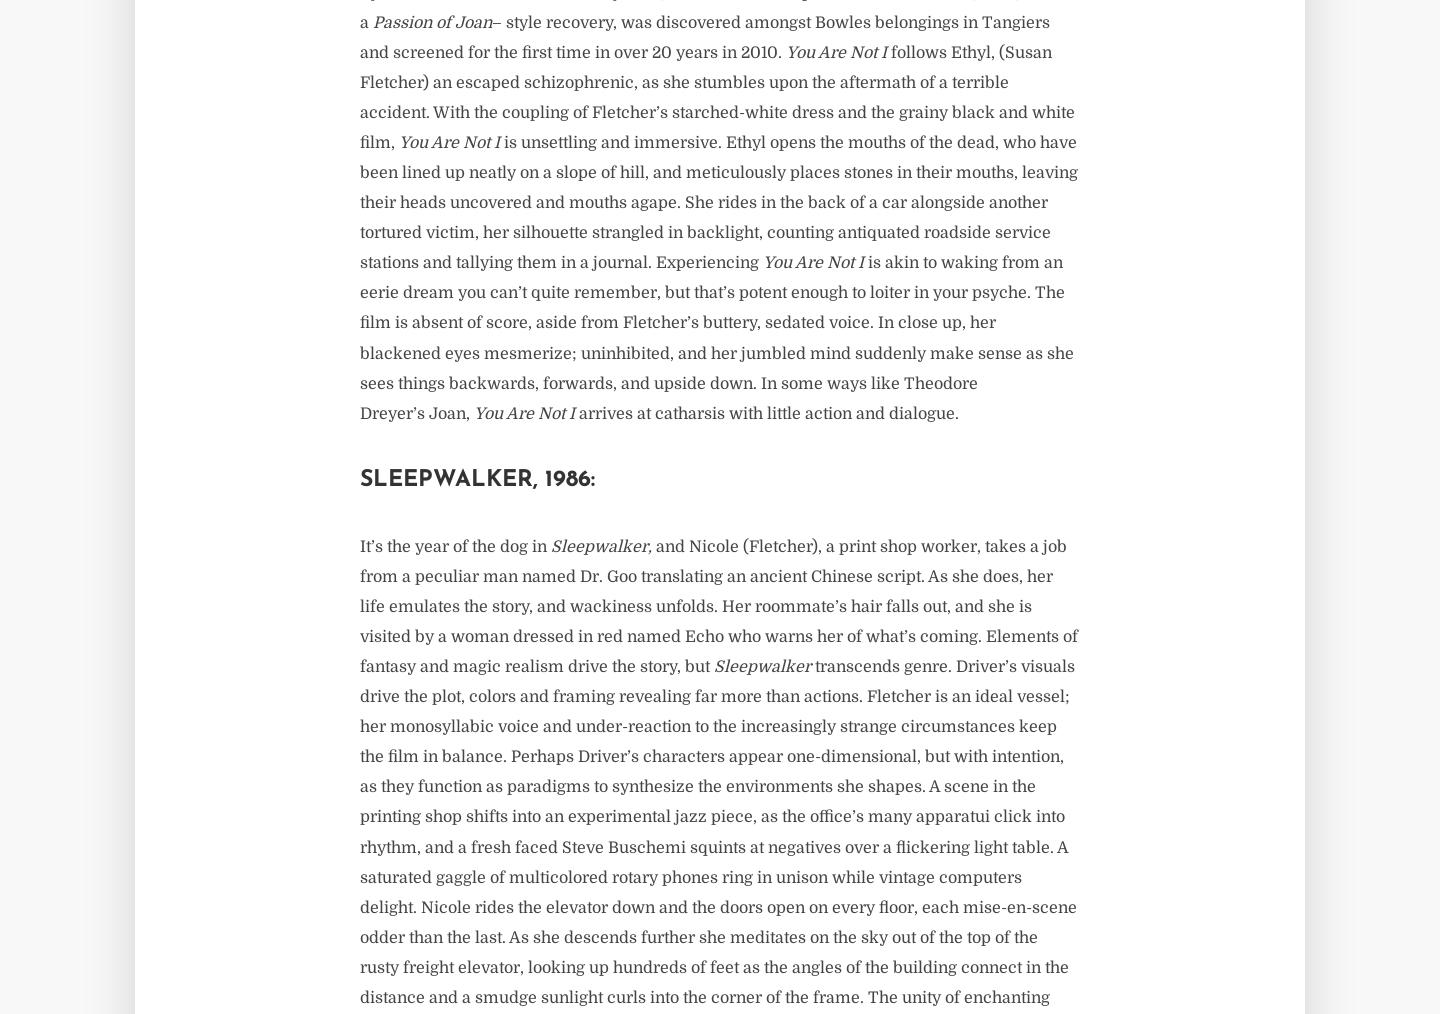 This screenshot has width=1440, height=1014. I want to click on 'is akin to waking from an eerie dream you can’t quite remember, but that’s potent enough to loiter in your psyche. The film is absent of score, aside from Fletcher’s buttery, sedated voice. In close up, her blackened eyes mesmerize; uninhibited, and her jumbled mind suddenly make sense as she sees things backwards, forwards, and upside down. In some ways like Theodore Dreyer’s Joan,', so click(716, 337).